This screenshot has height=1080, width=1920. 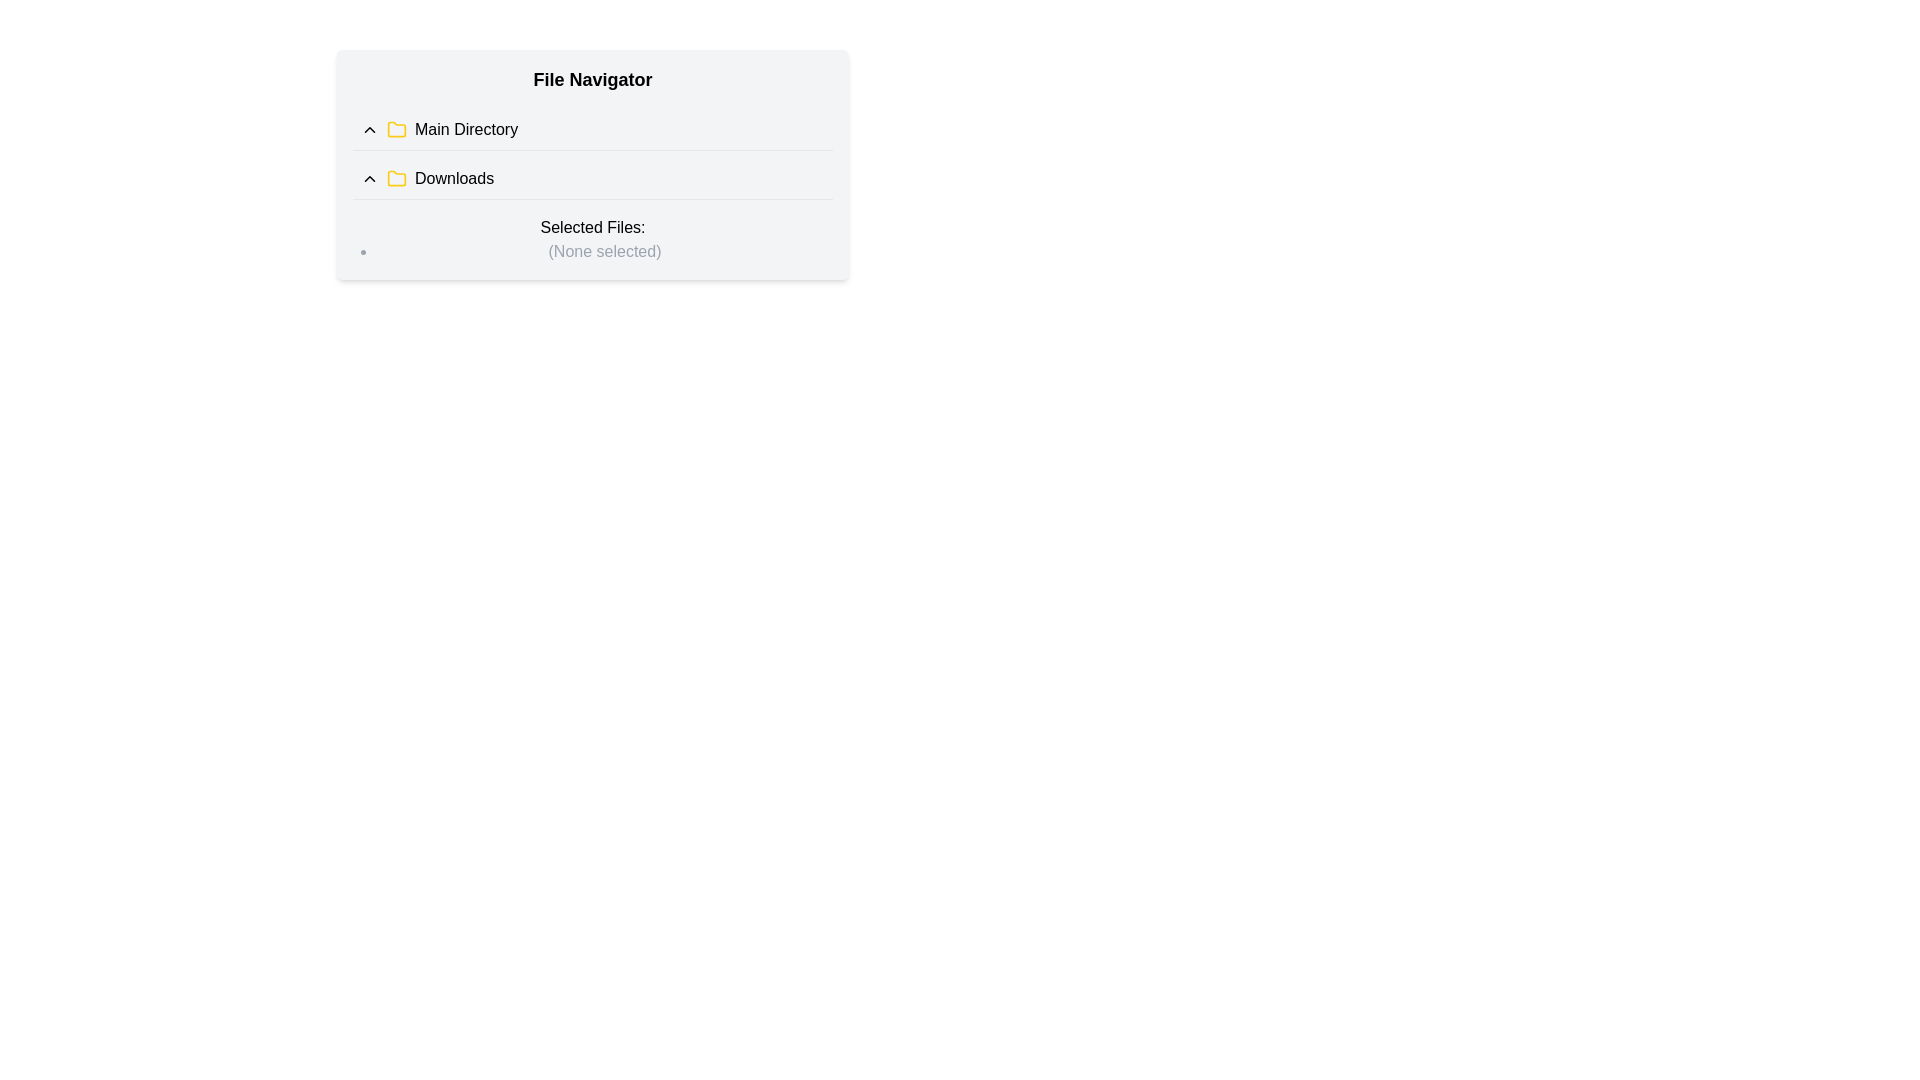 I want to click on the toggle button located at the start of the row containing the text 'Main Directory', so click(x=369, y=130).